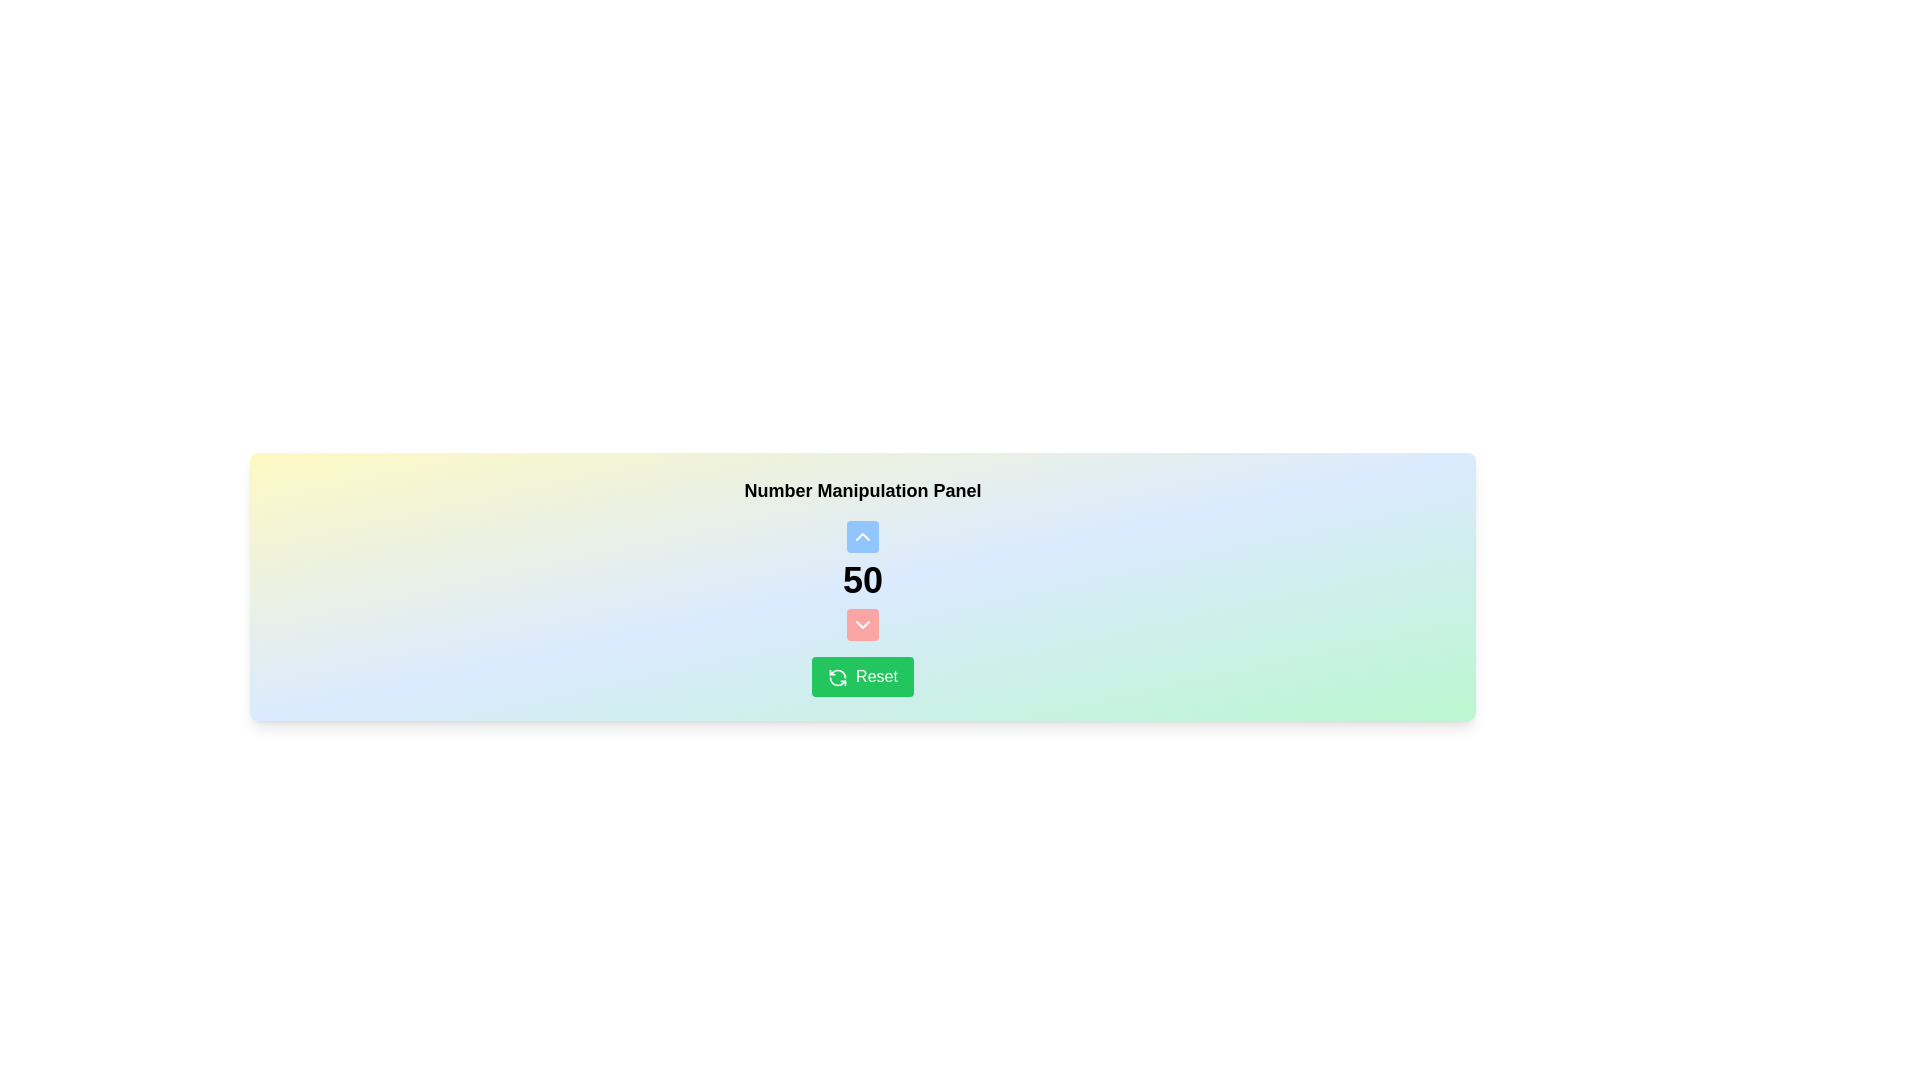 This screenshot has height=1080, width=1920. What do you see at coordinates (838, 680) in the screenshot?
I see `the third subcomponent of the circular arrow icon, which is part of the refresh icon located centrally within the green 'Reset' button` at bounding box center [838, 680].